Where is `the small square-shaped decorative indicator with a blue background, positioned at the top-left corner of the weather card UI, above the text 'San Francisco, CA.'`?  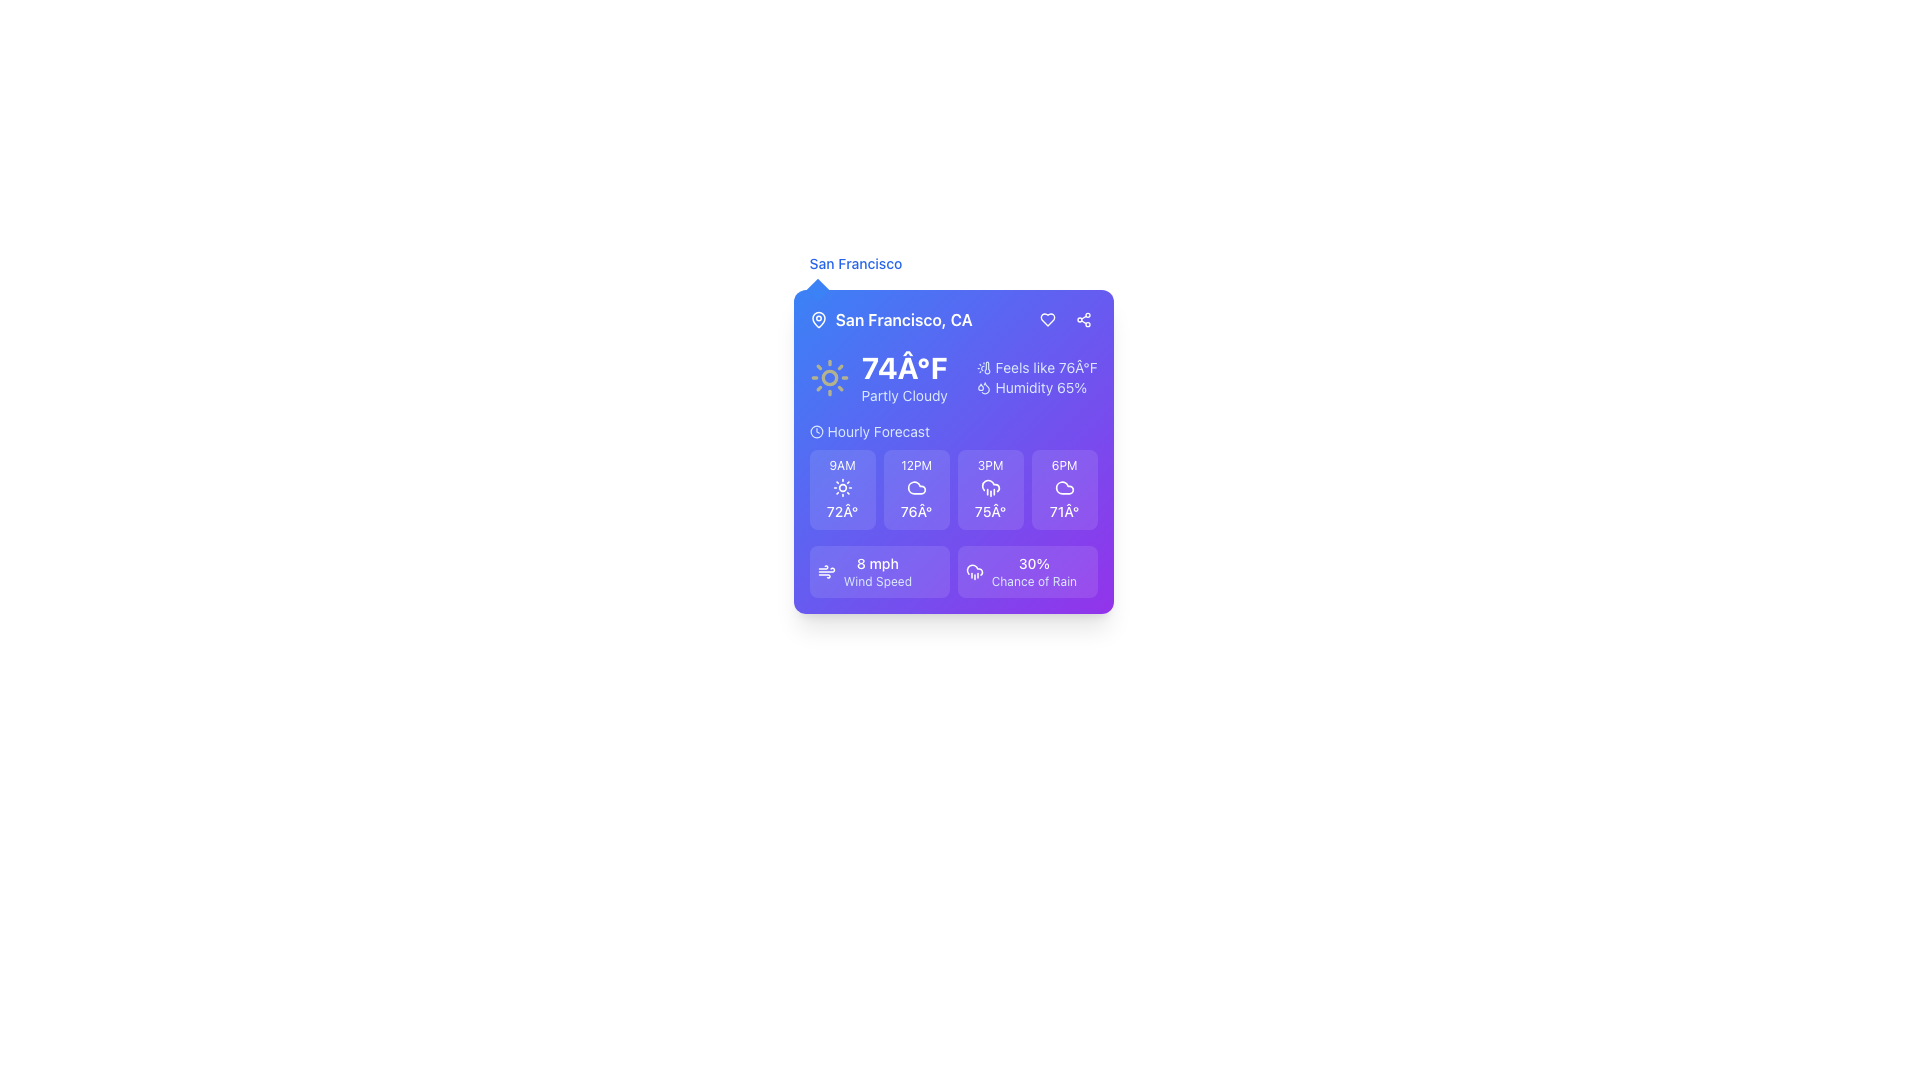
the small square-shaped decorative indicator with a blue background, positioned at the top-left corner of the weather card UI, above the text 'San Francisco, CA.' is located at coordinates (817, 289).